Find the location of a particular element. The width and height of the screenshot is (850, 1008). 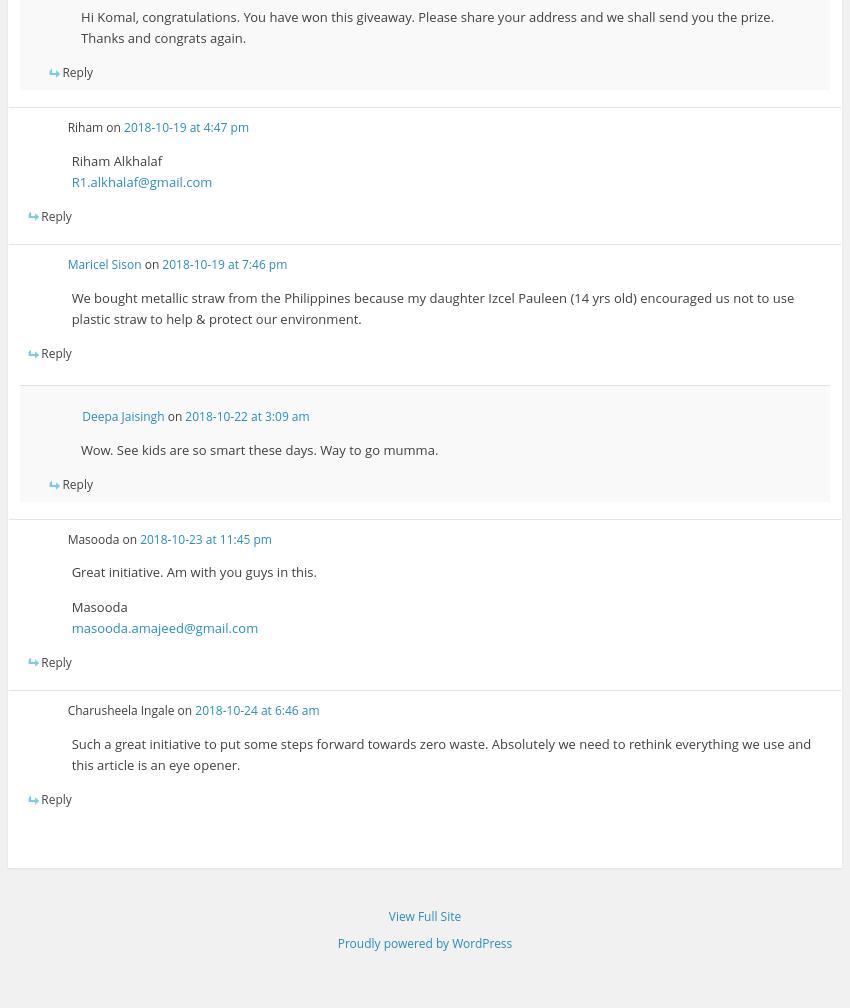

'Charusheela Ingale' is located at coordinates (119, 710).